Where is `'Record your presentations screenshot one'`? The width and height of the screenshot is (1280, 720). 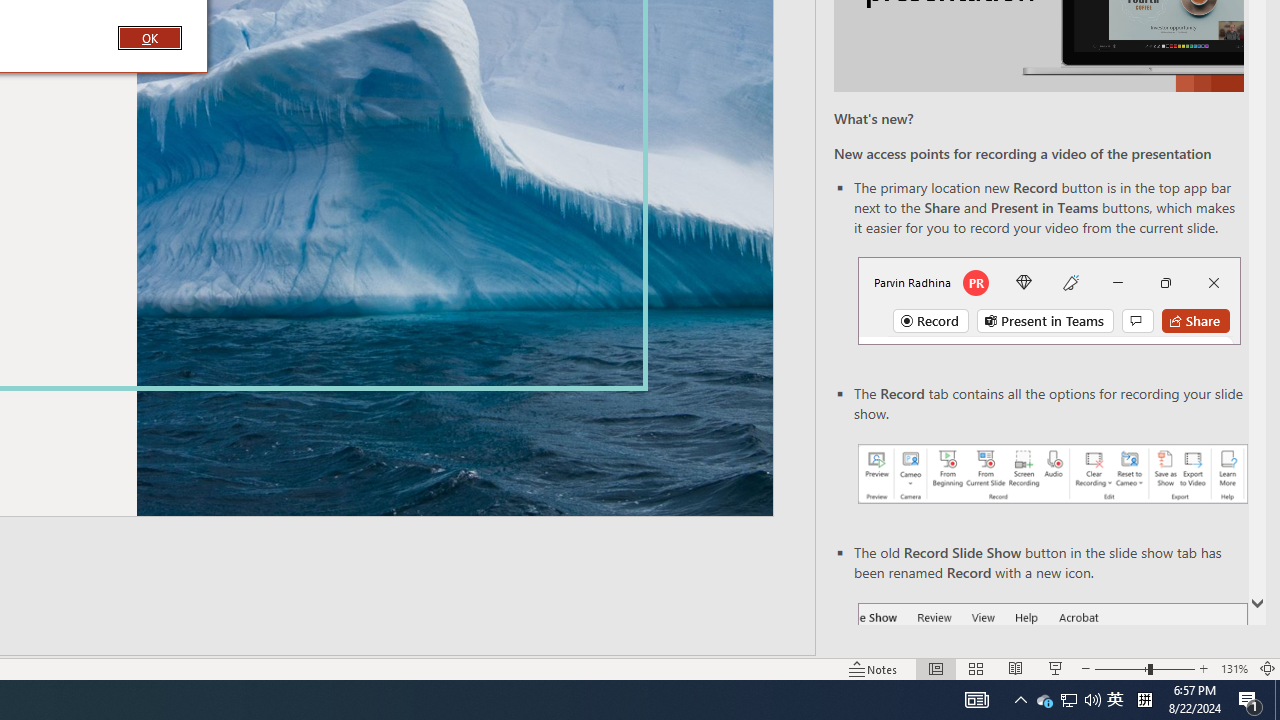
'Record your presentations screenshot one' is located at coordinates (1051, 474).